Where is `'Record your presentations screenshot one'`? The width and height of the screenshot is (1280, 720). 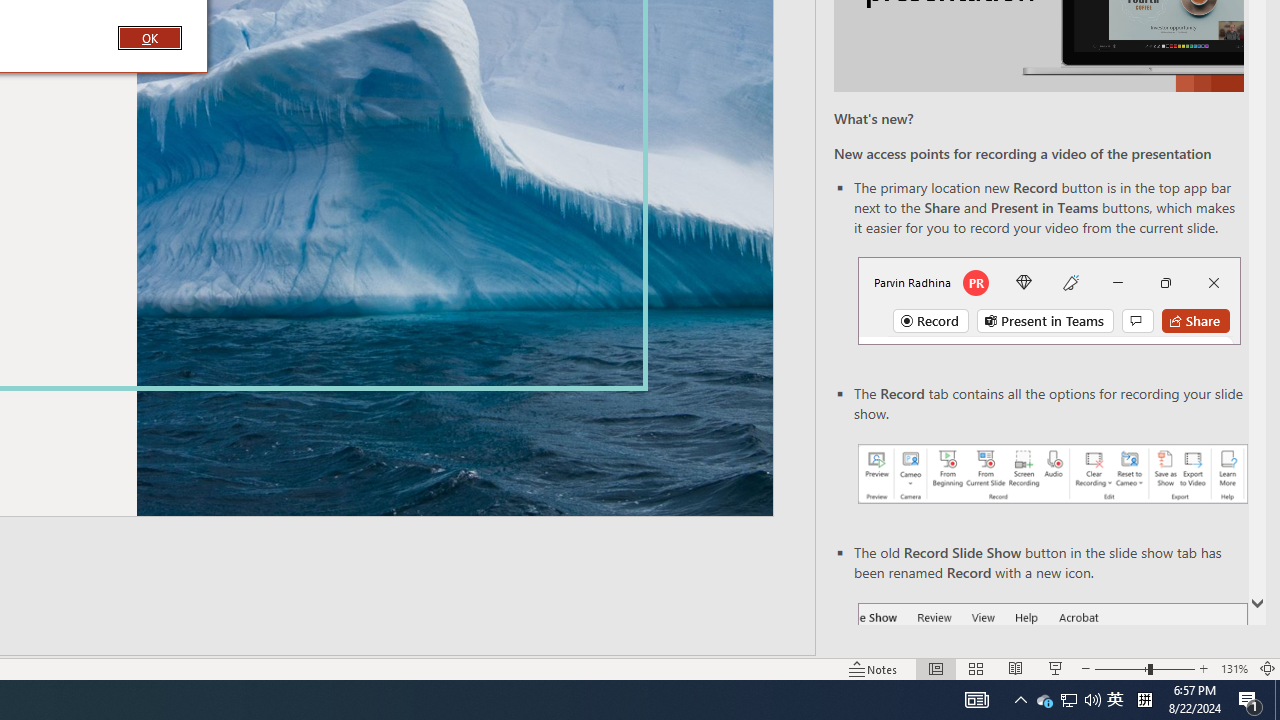
'Record your presentations screenshot one' is located at coordinates (1051, 474).